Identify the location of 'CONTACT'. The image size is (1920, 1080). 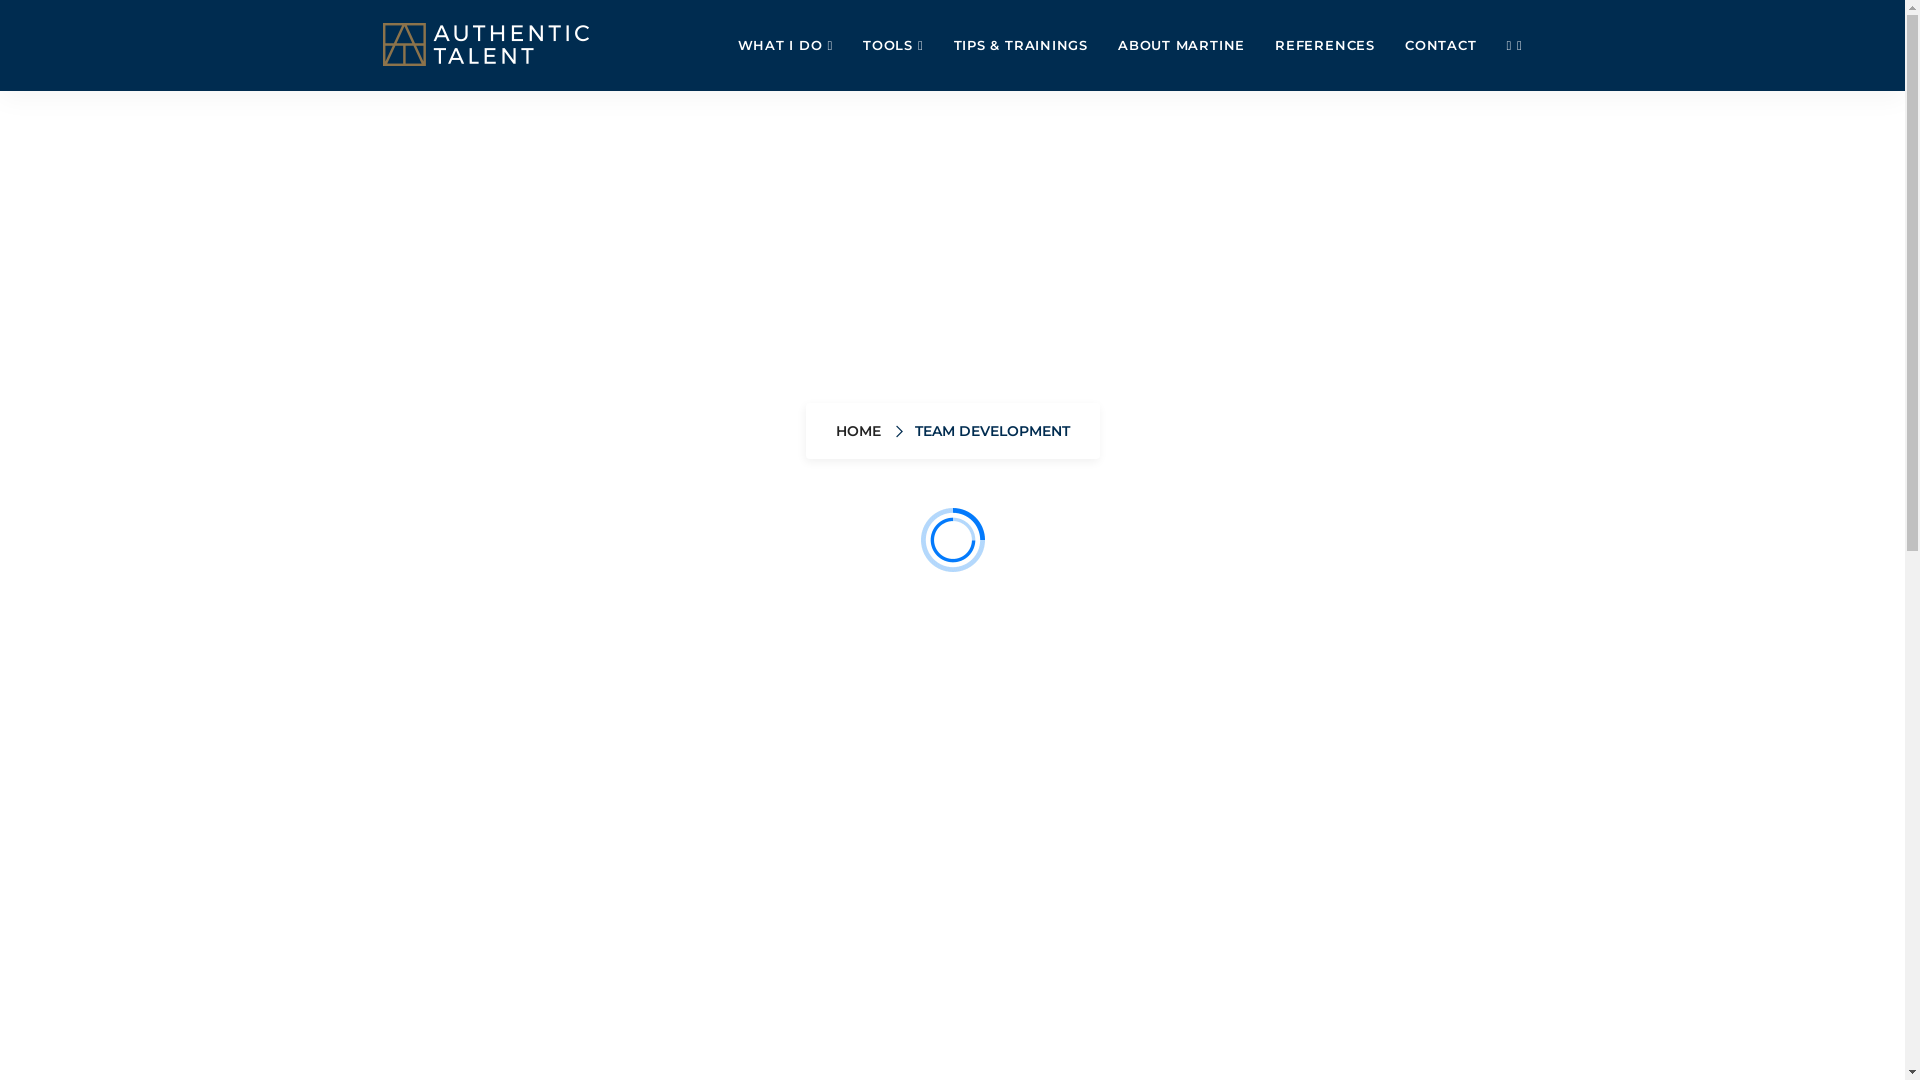
(1440, 45).